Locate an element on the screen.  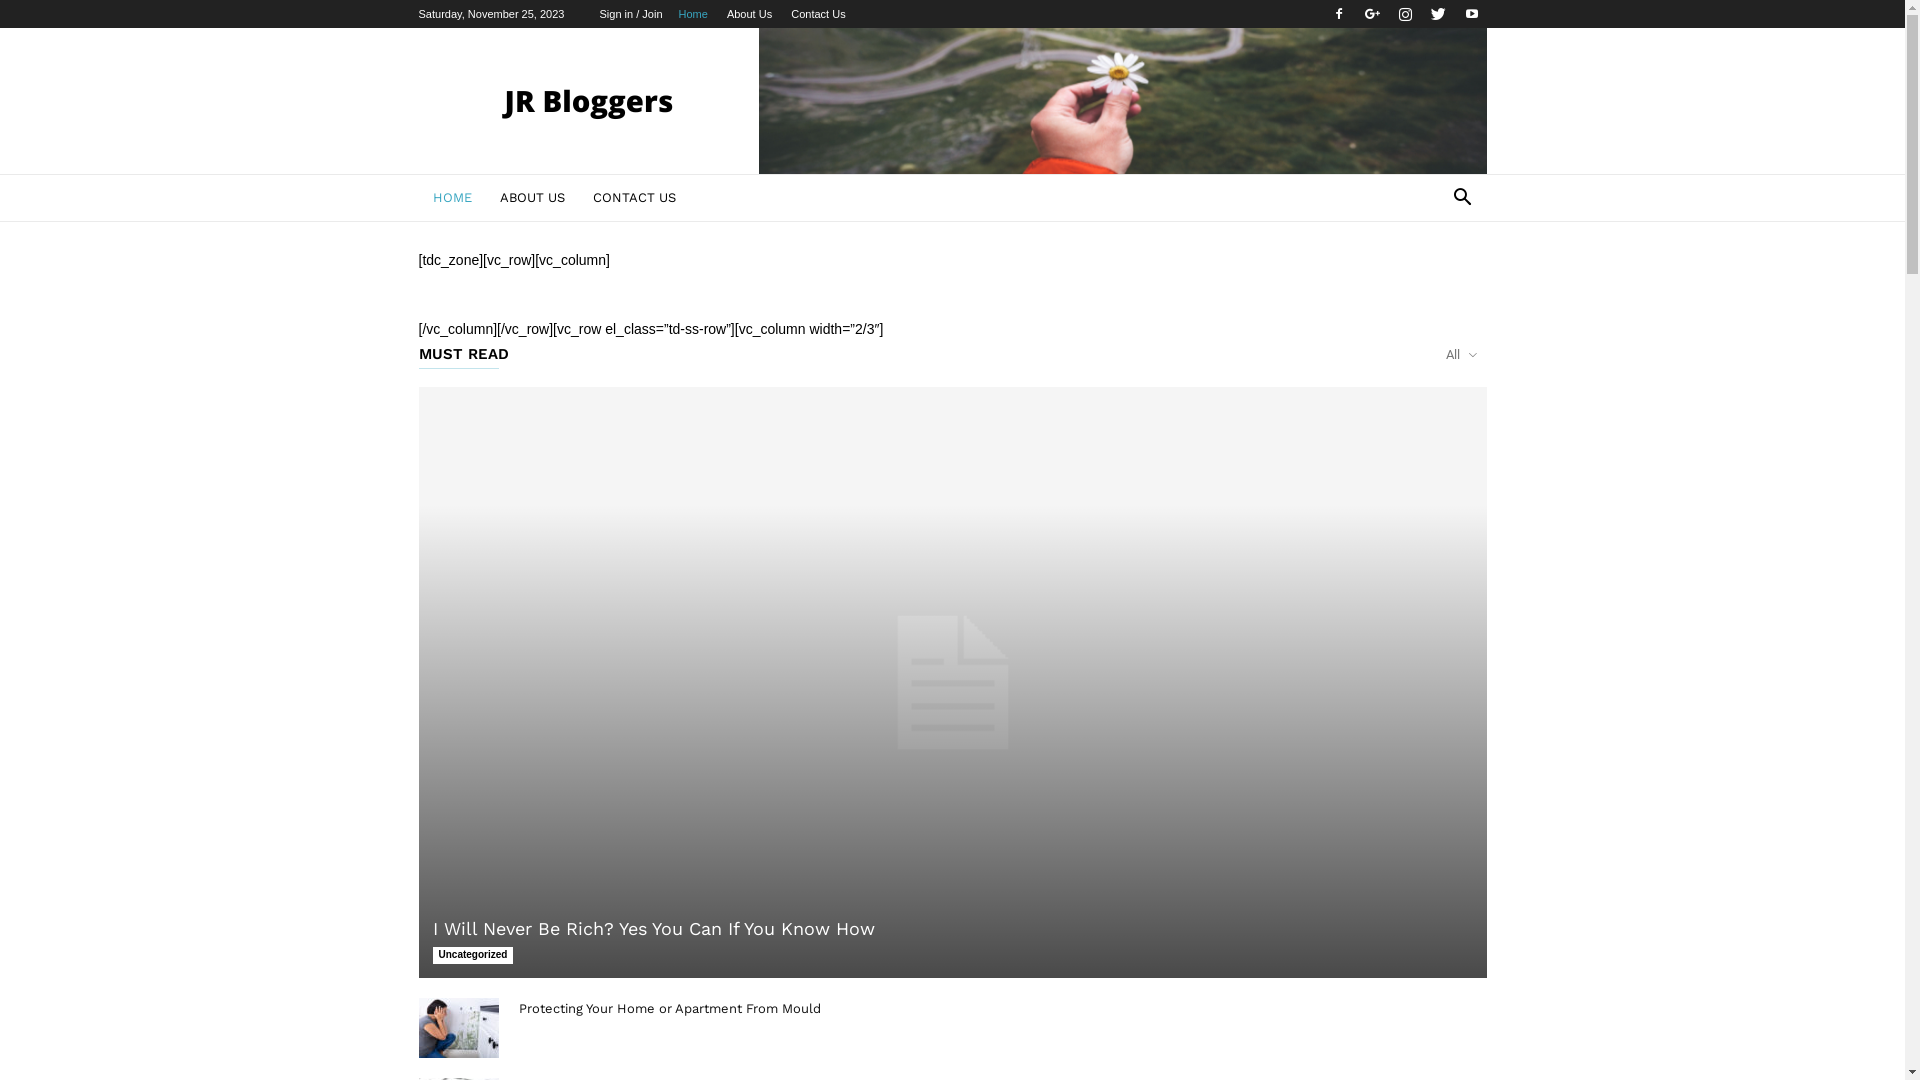
'Sign in / Join' is located at coordinates (630, 14).